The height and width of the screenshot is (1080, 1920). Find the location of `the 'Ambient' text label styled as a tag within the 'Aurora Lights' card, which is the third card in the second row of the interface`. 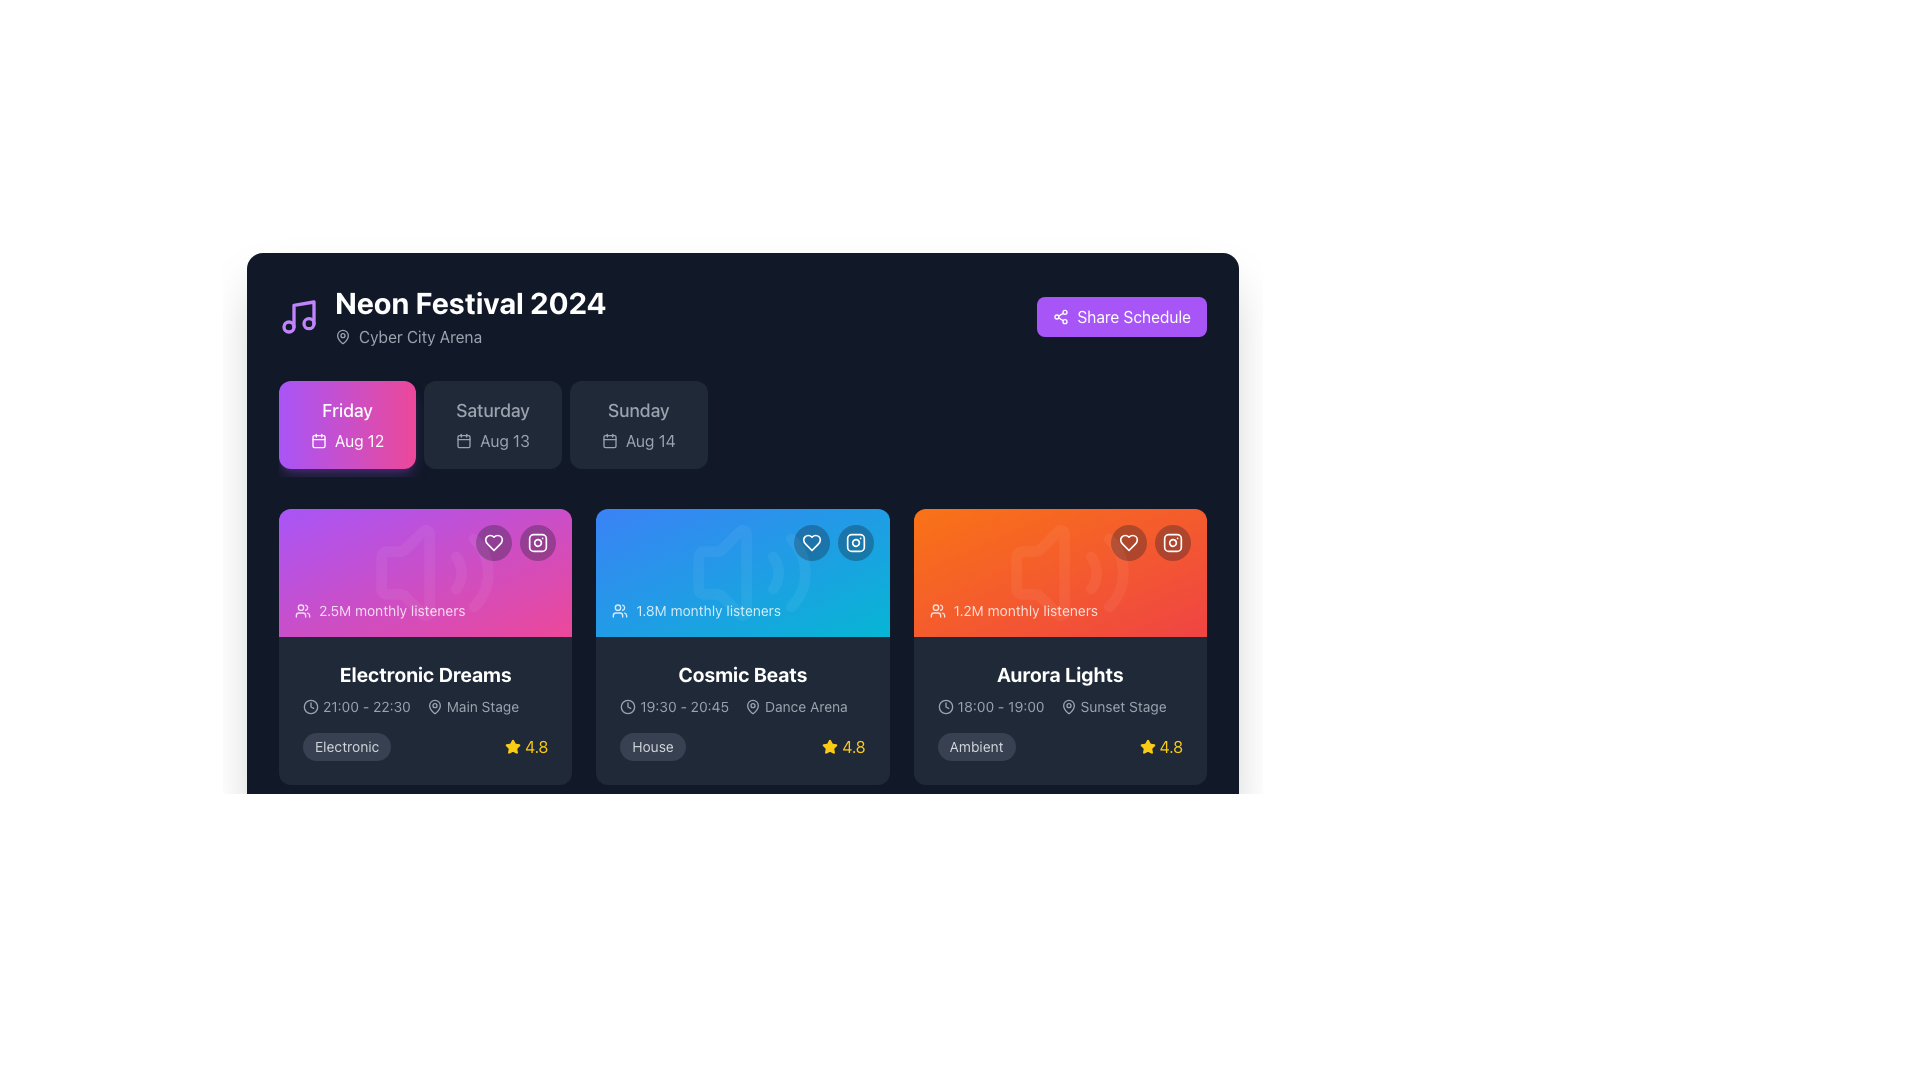

the 'Ambient' text label styled as a tag within the 'Aurora Lights' card, which is the third card in the second row of the interface is located at coordinates (976, 747).